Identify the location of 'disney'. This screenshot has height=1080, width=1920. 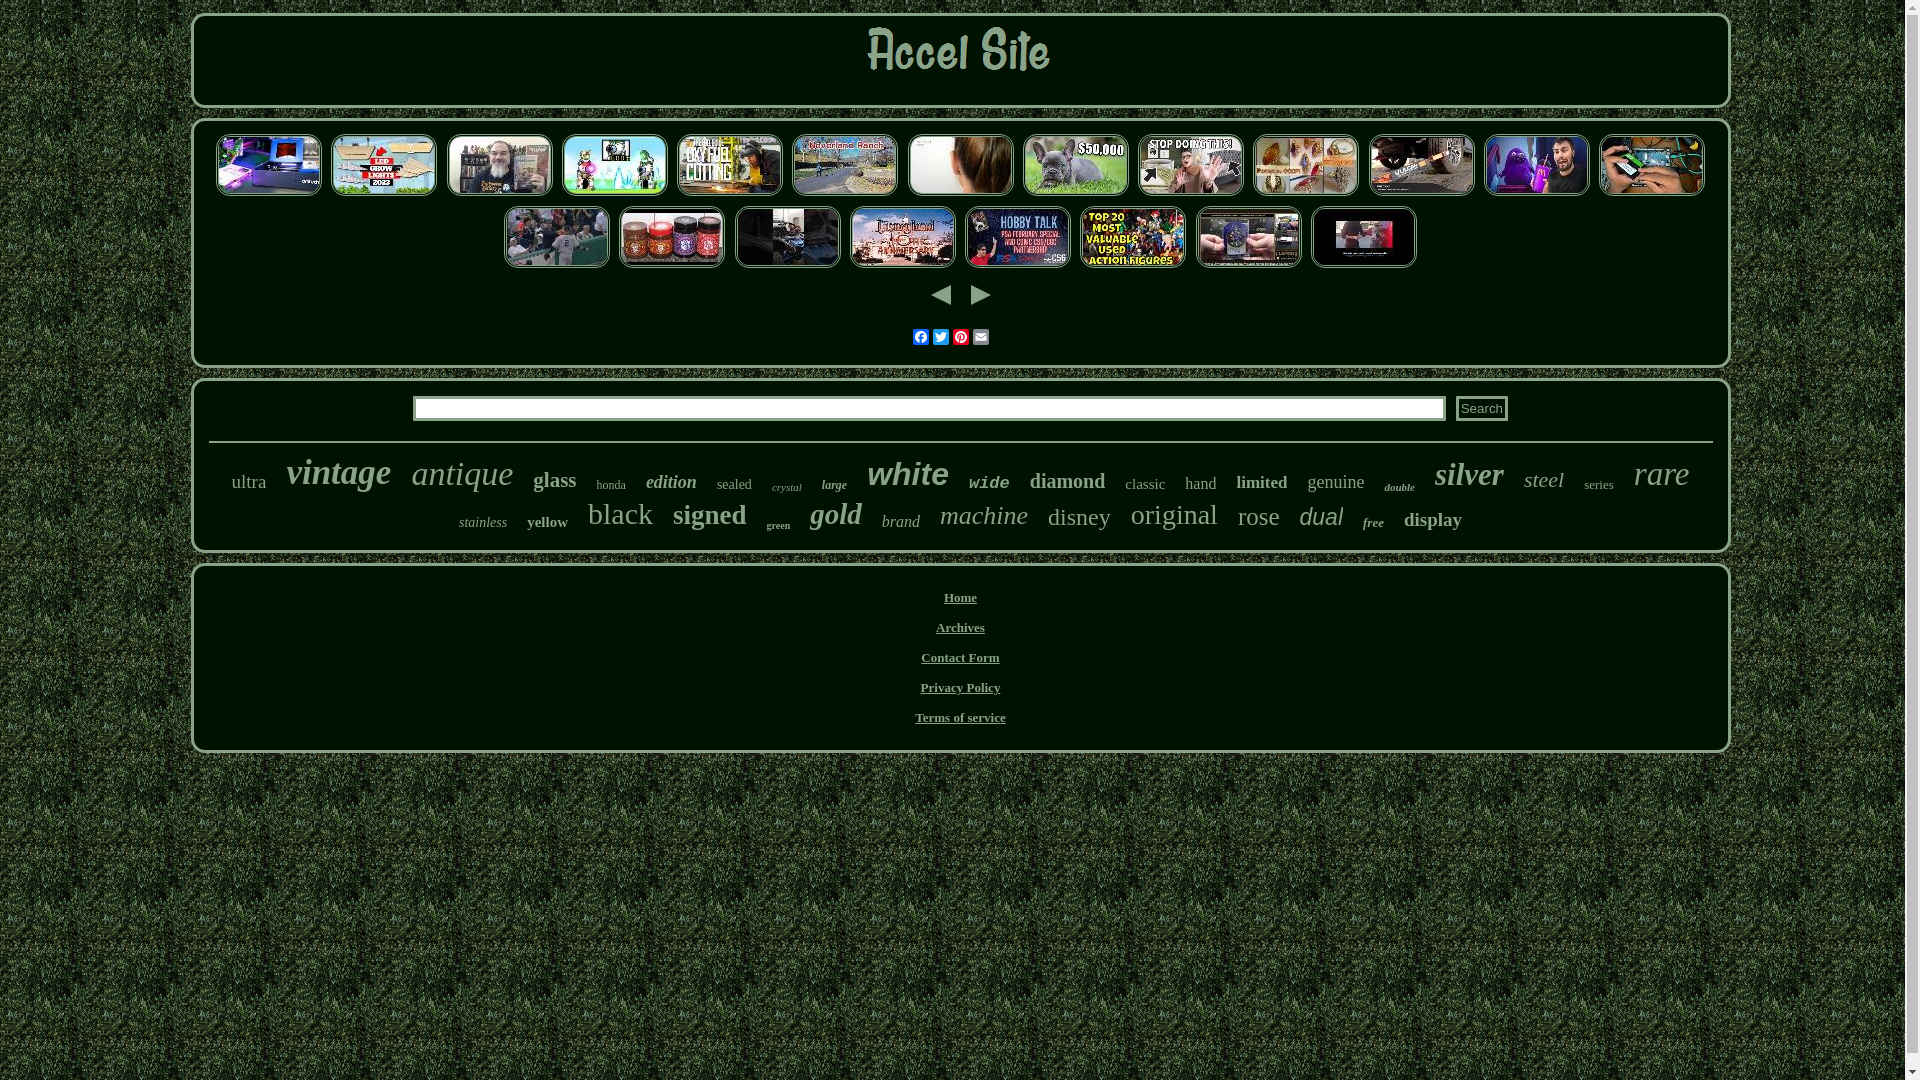
(1046, 516).